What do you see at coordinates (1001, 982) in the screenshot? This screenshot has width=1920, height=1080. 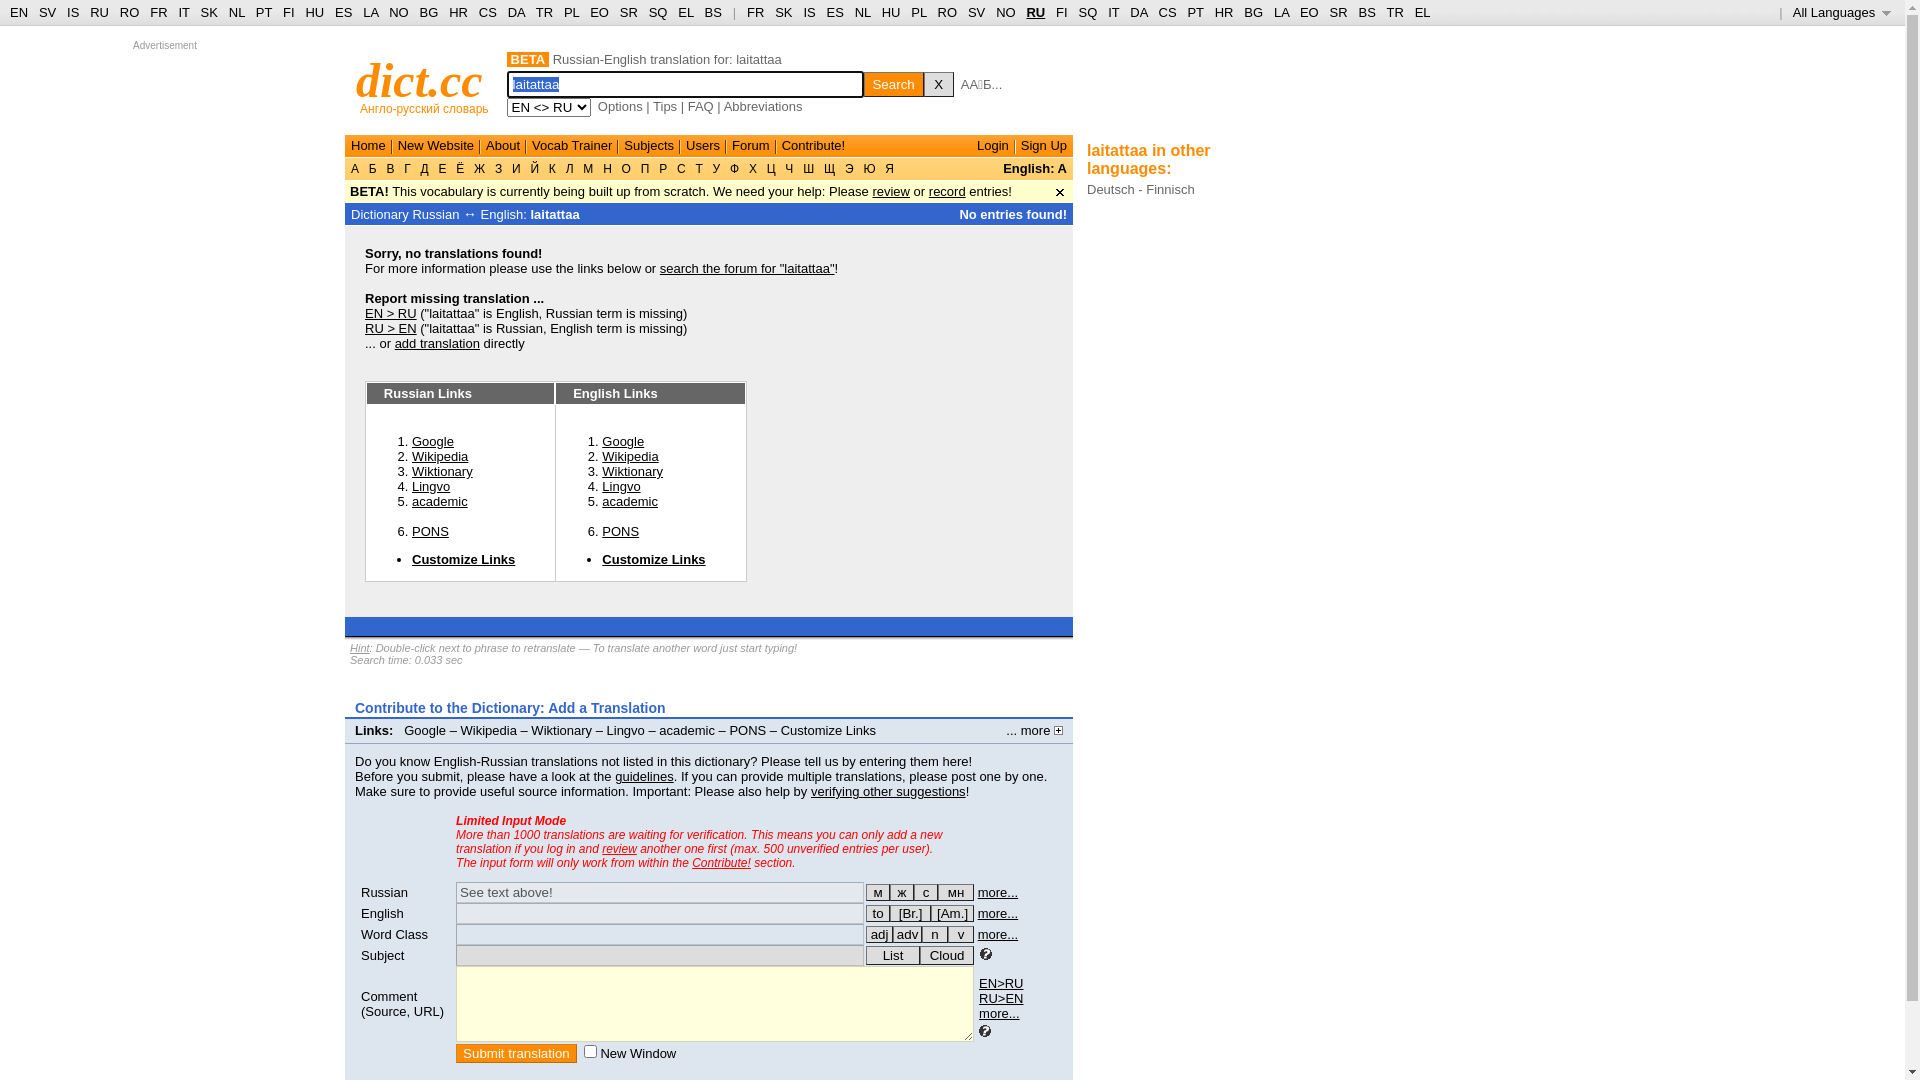 I see `'EN>RU'` at bounding box center [1001, 982].